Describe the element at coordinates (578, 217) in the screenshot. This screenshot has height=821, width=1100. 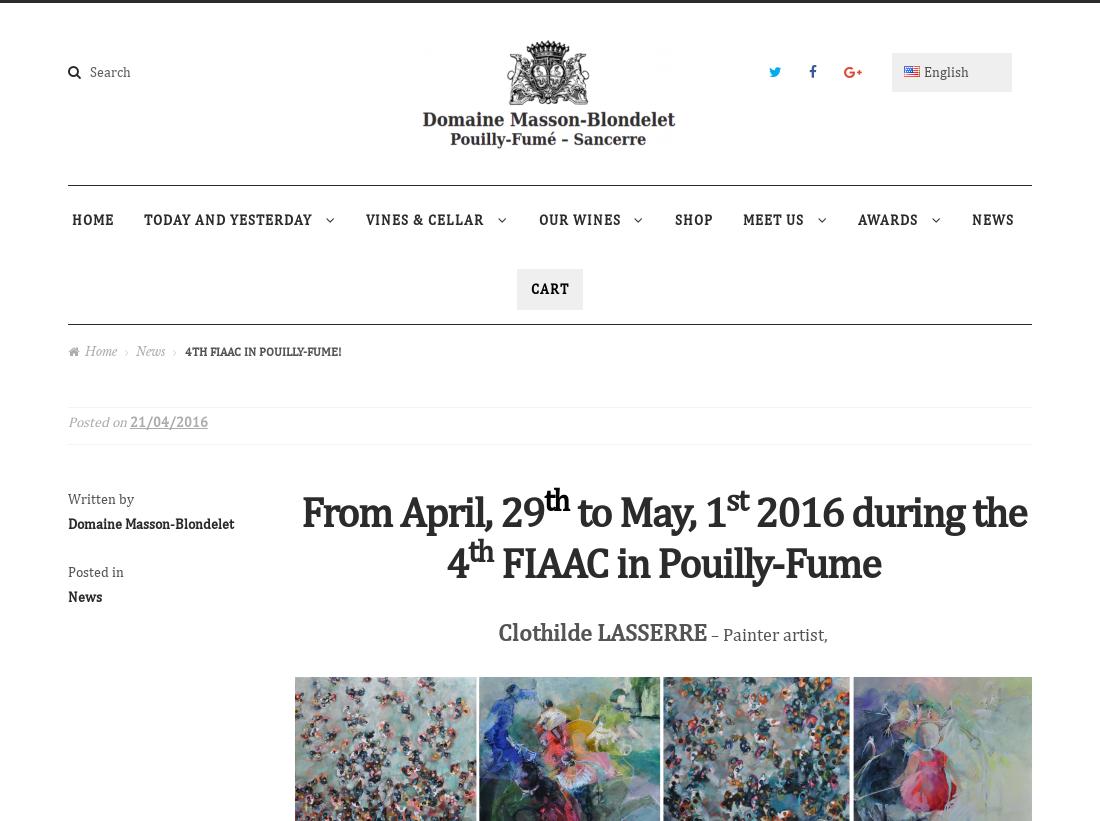
I see `'Our wines'` at that location.